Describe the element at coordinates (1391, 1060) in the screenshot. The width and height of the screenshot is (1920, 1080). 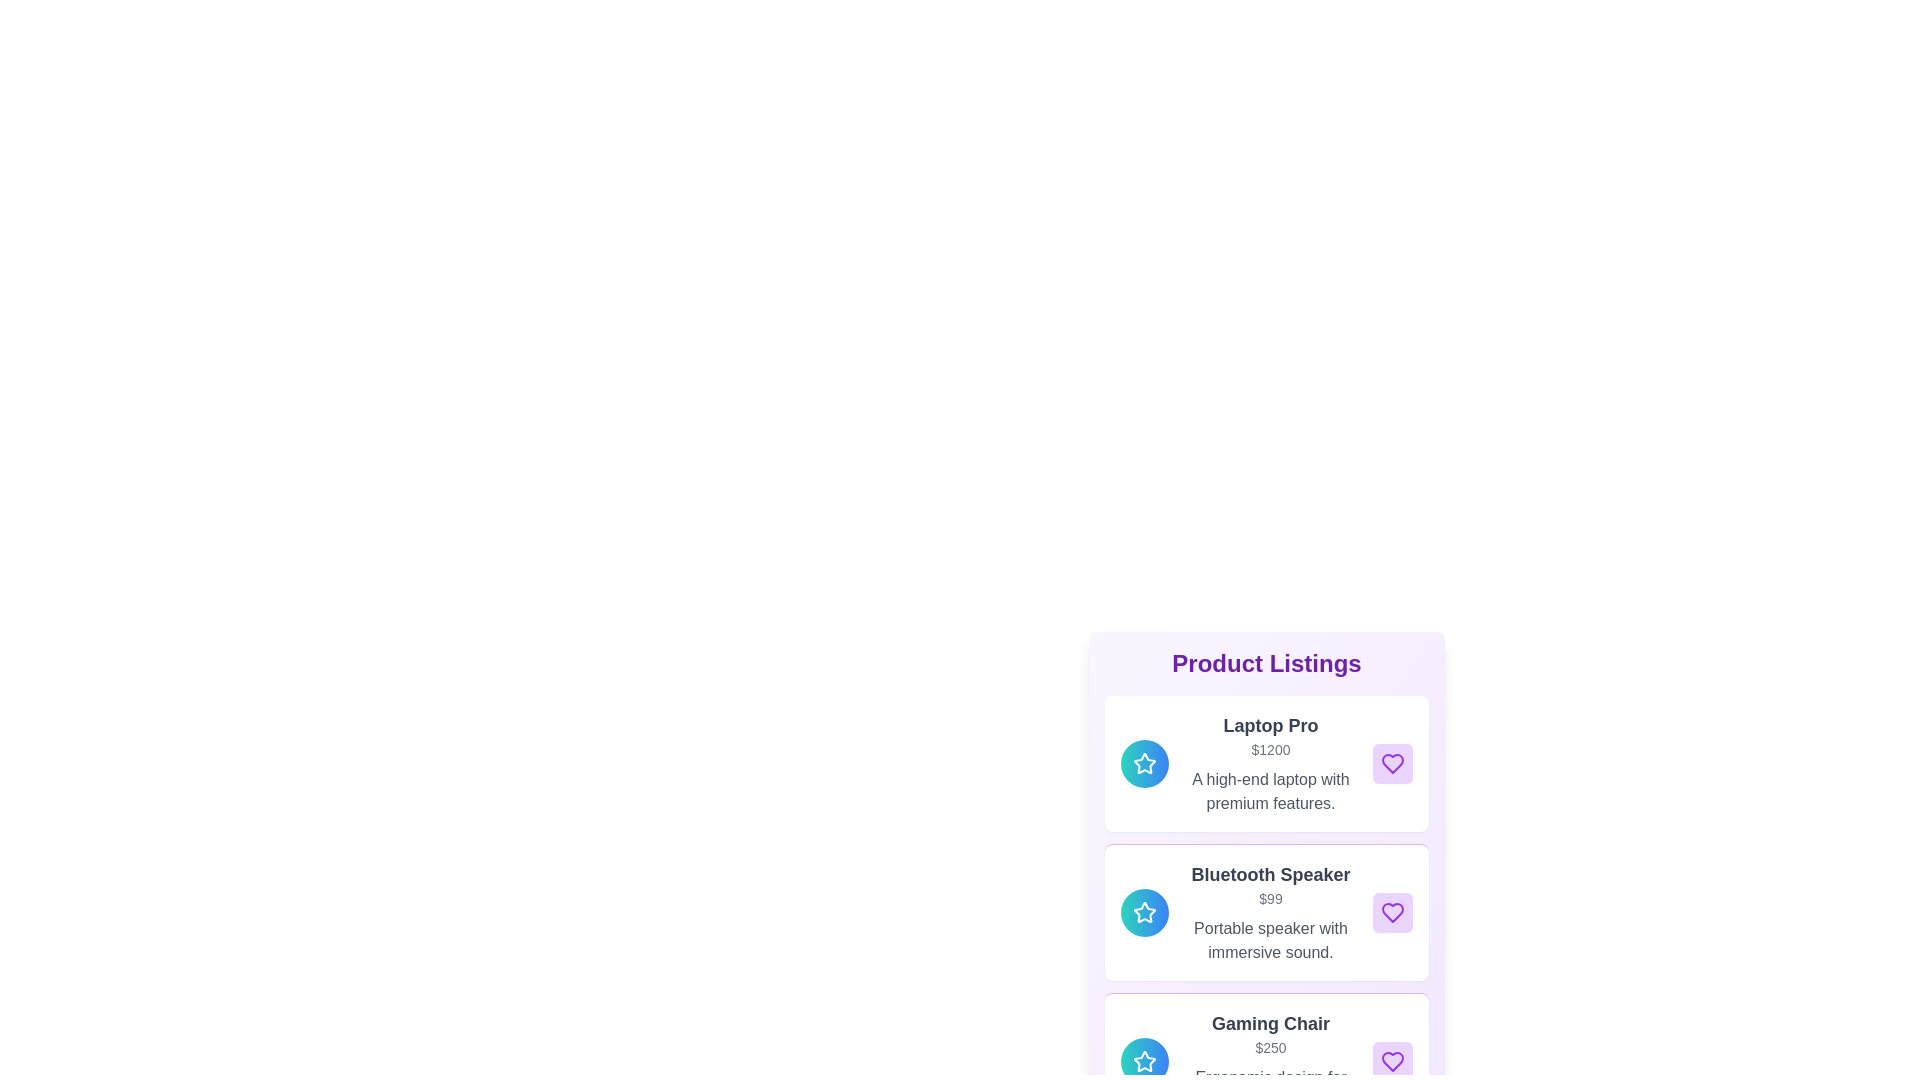
I see `'like' button for the product Gaming Chair` at that location.